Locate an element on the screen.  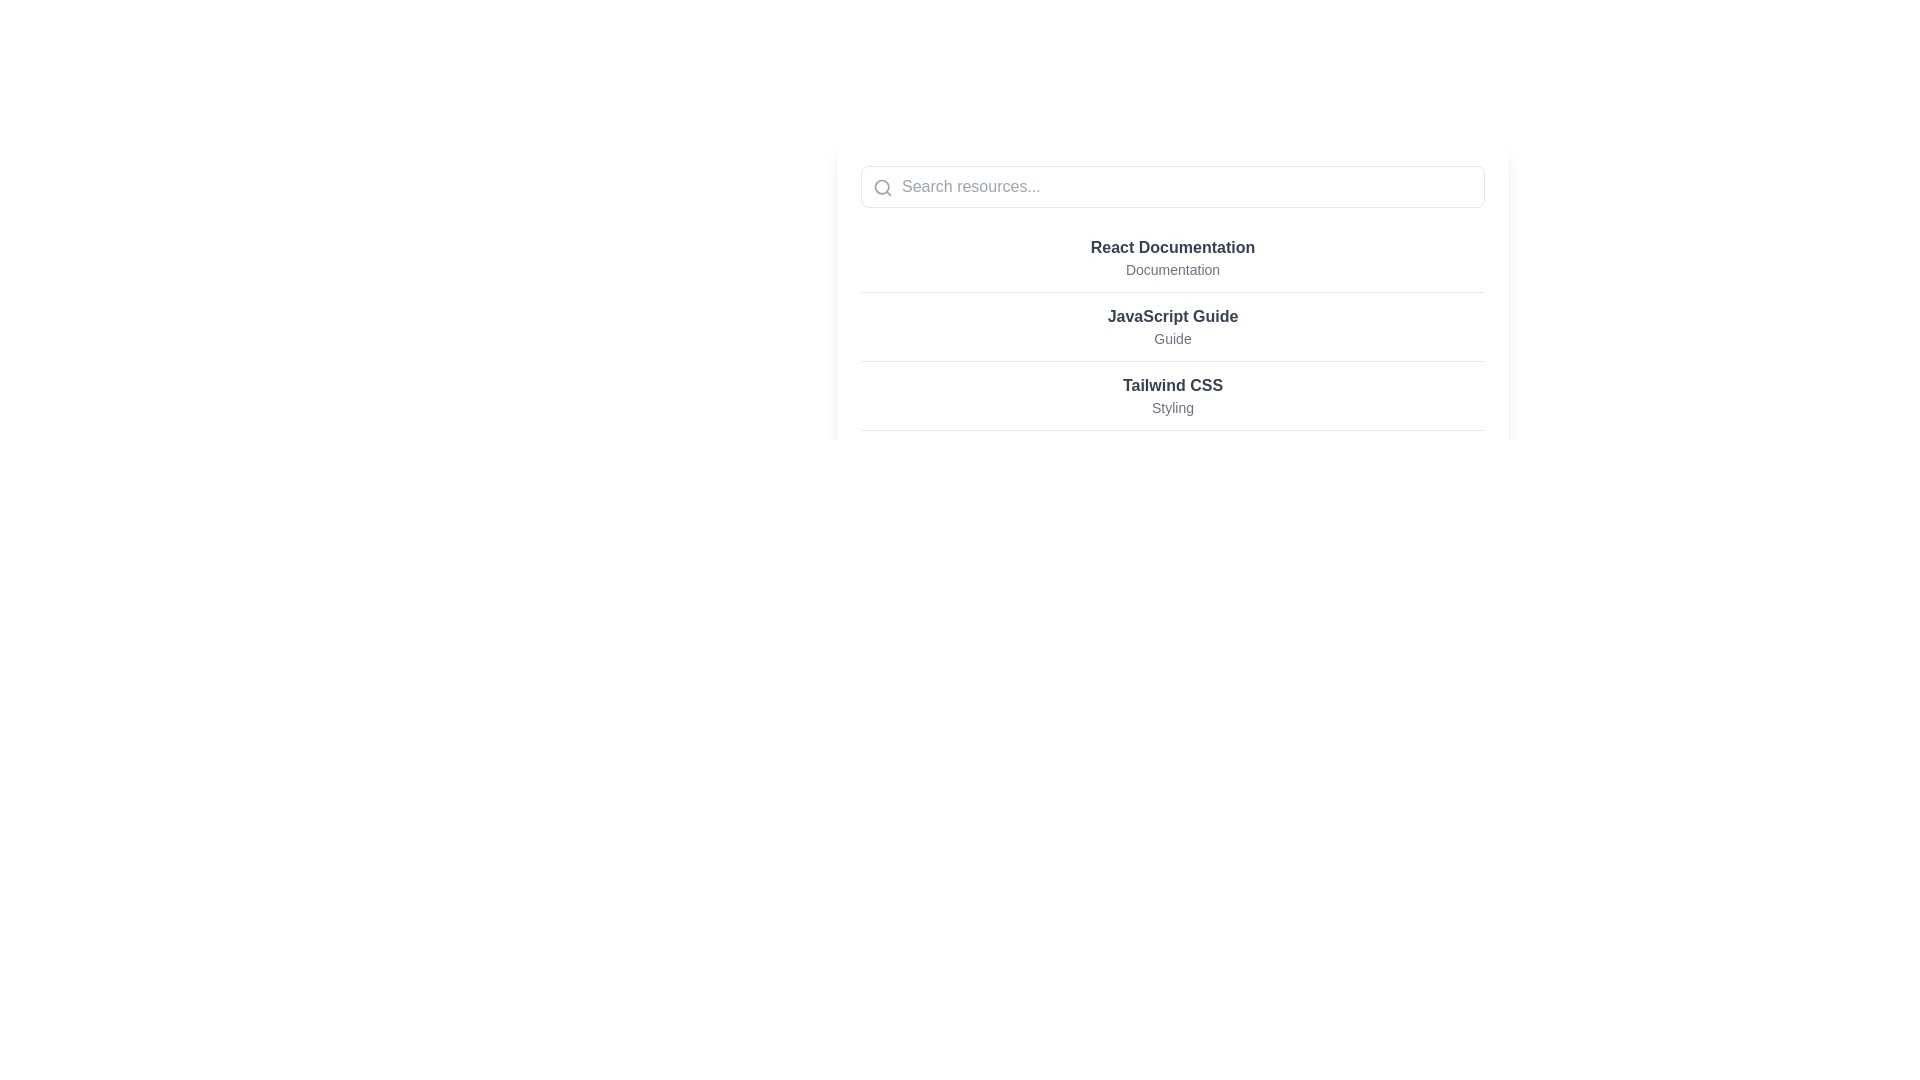
the text element 'Guide' which is styled in a small gray font and located directly below the heading 'JavaScript Guide' is located at coordinates (1172, 338).